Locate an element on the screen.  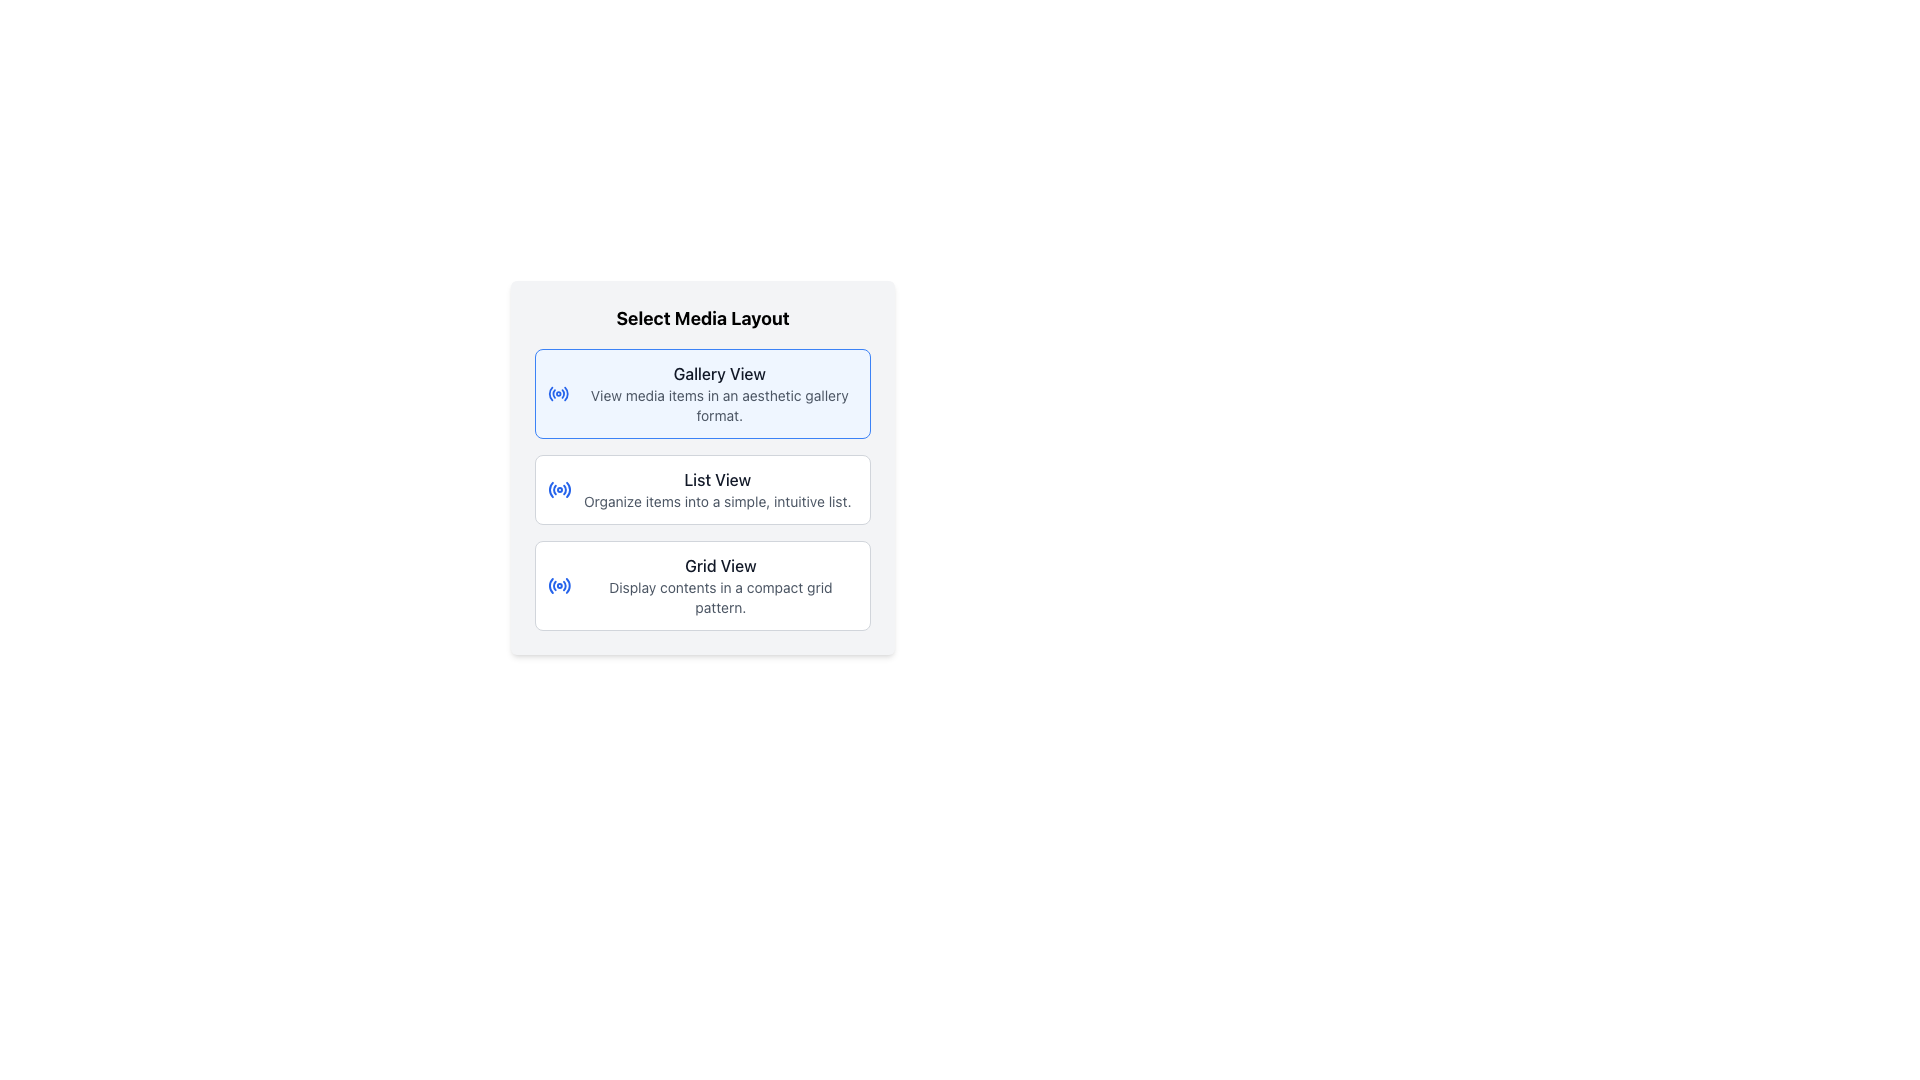
the 'List View' option, which is the second item in a vertically stacked list of options including 'Gallery View' and 'Grid View' is located at coordinates (717, 489).